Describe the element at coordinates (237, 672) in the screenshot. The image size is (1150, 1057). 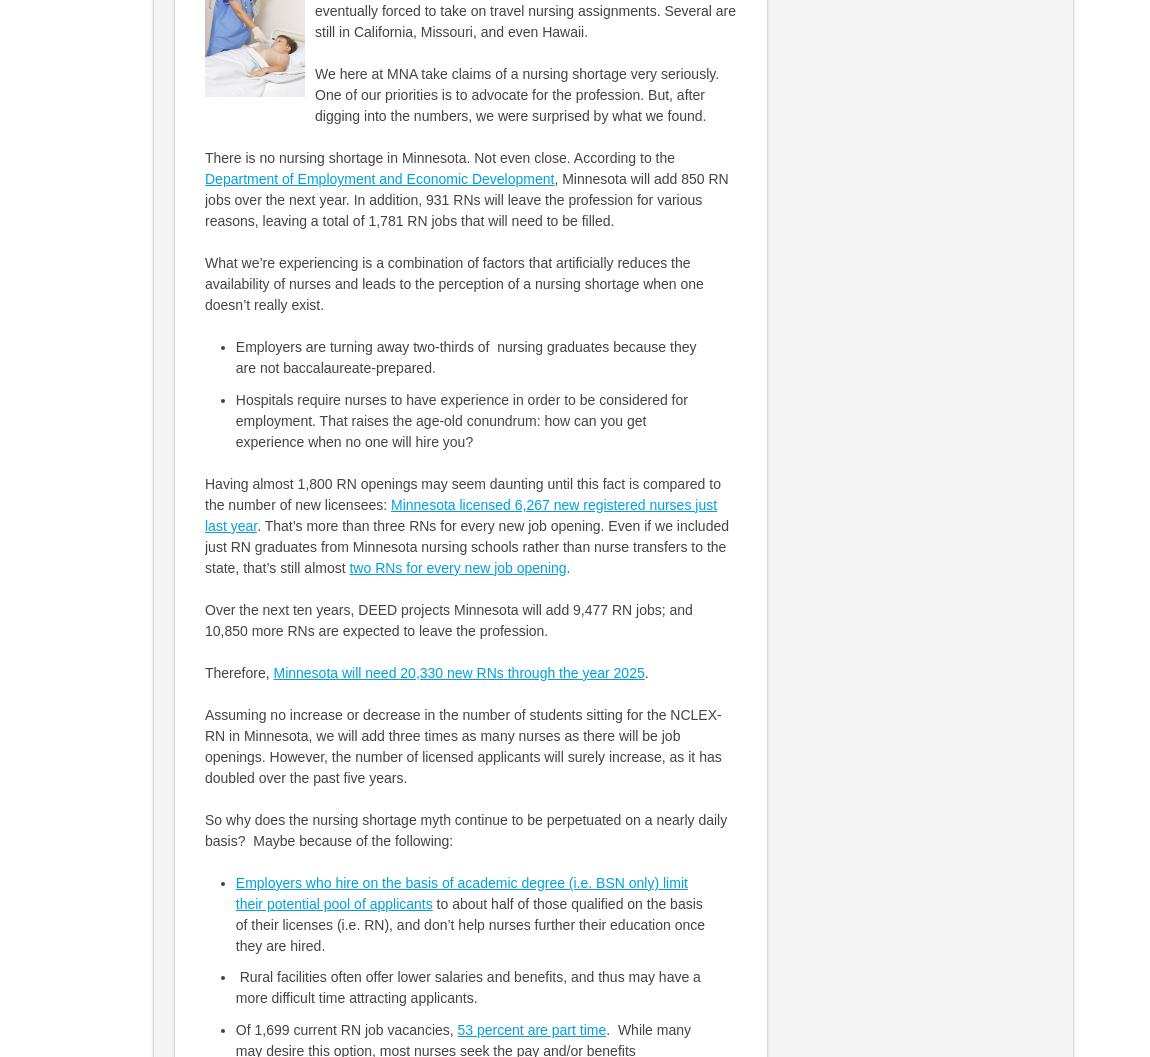
I see `'Therefore,'` at that location.